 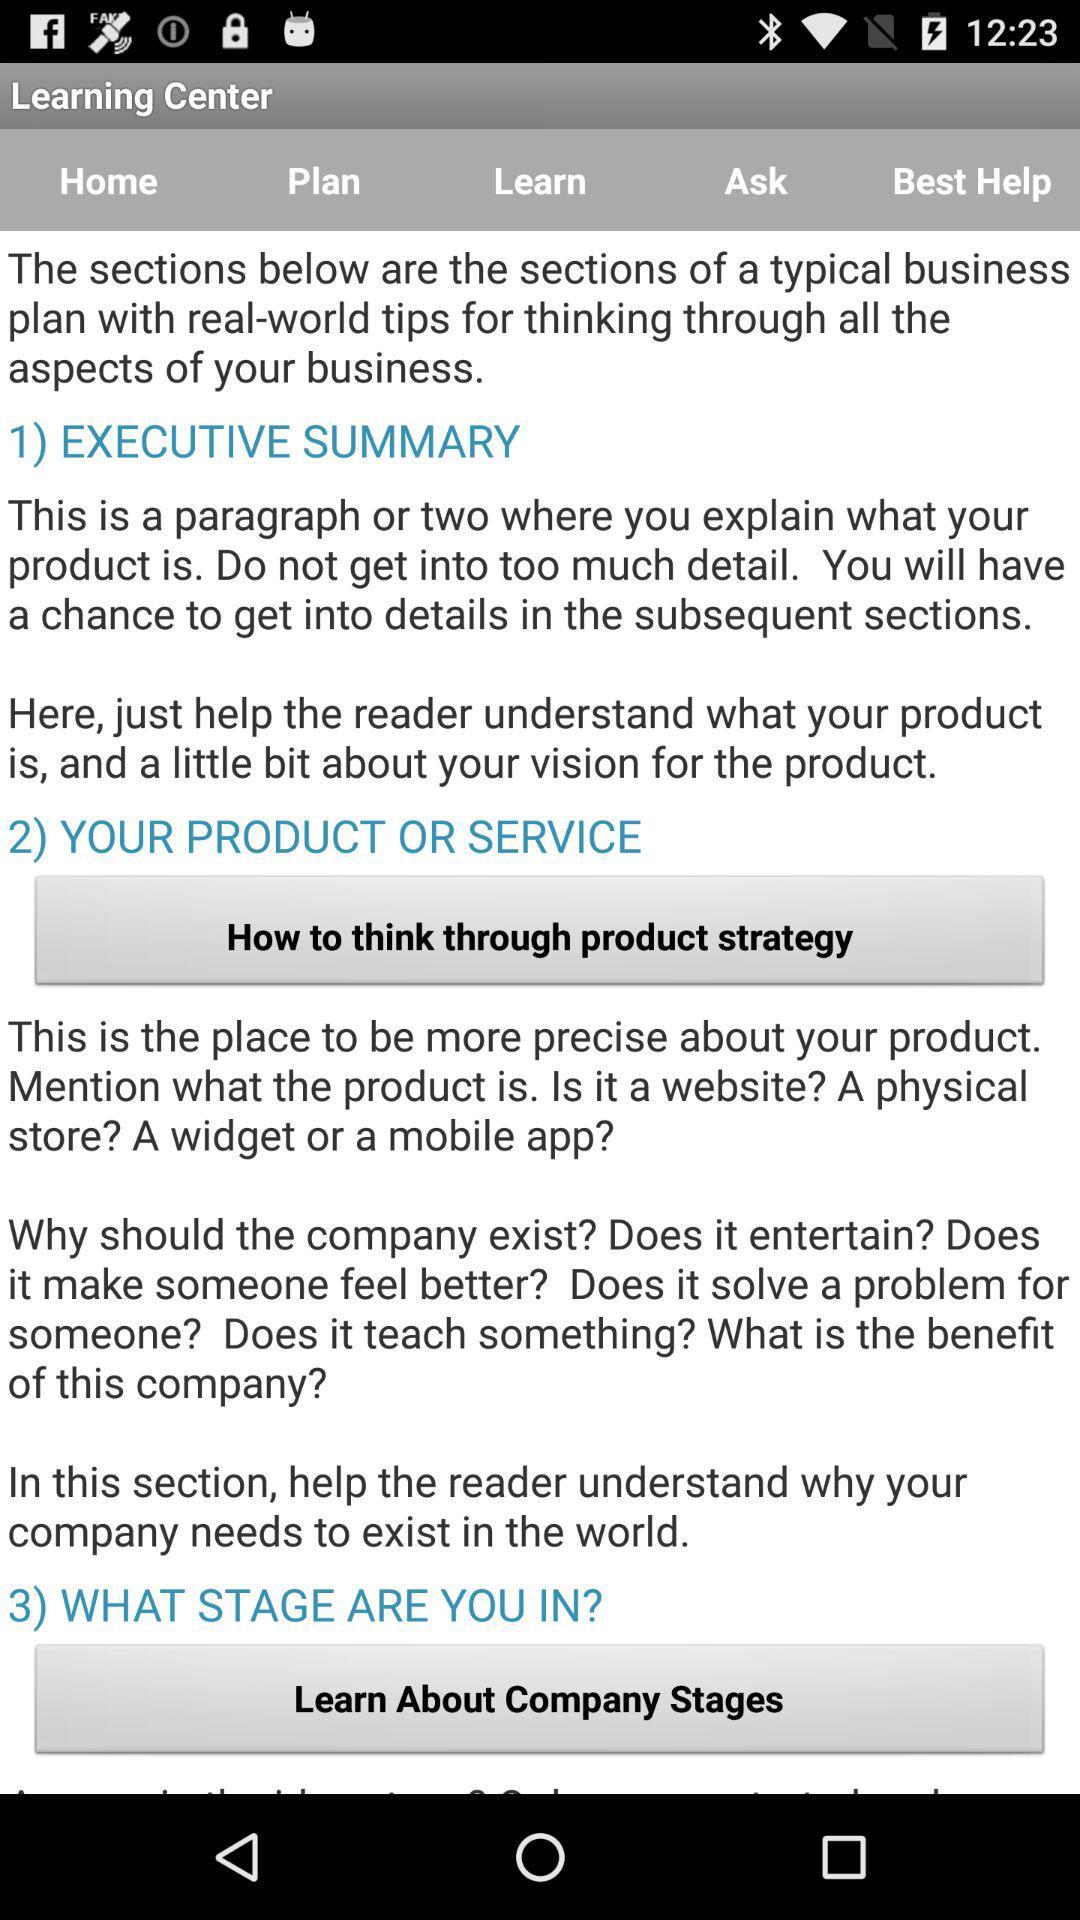 I want to click on the icon next to ask item, so click(x=971, y=180).